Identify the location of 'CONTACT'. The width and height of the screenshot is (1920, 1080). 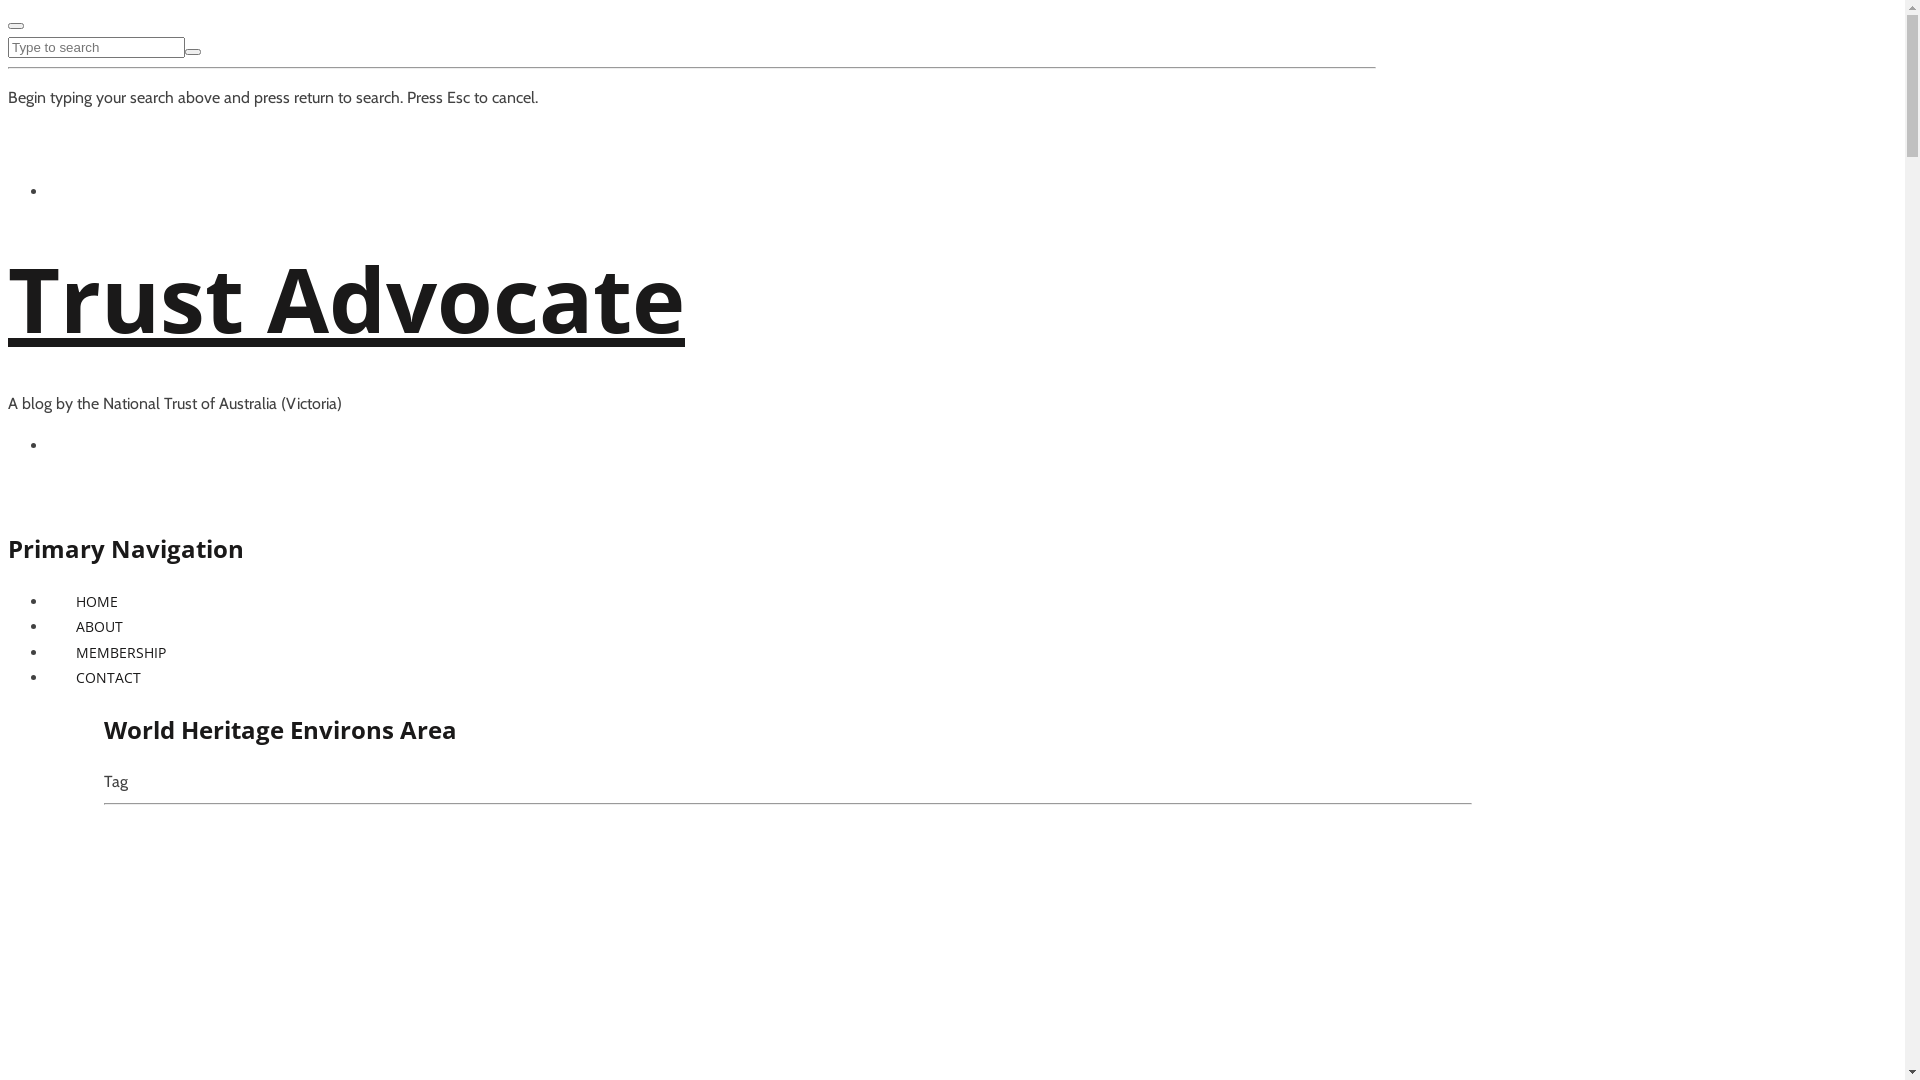
(107, 676).